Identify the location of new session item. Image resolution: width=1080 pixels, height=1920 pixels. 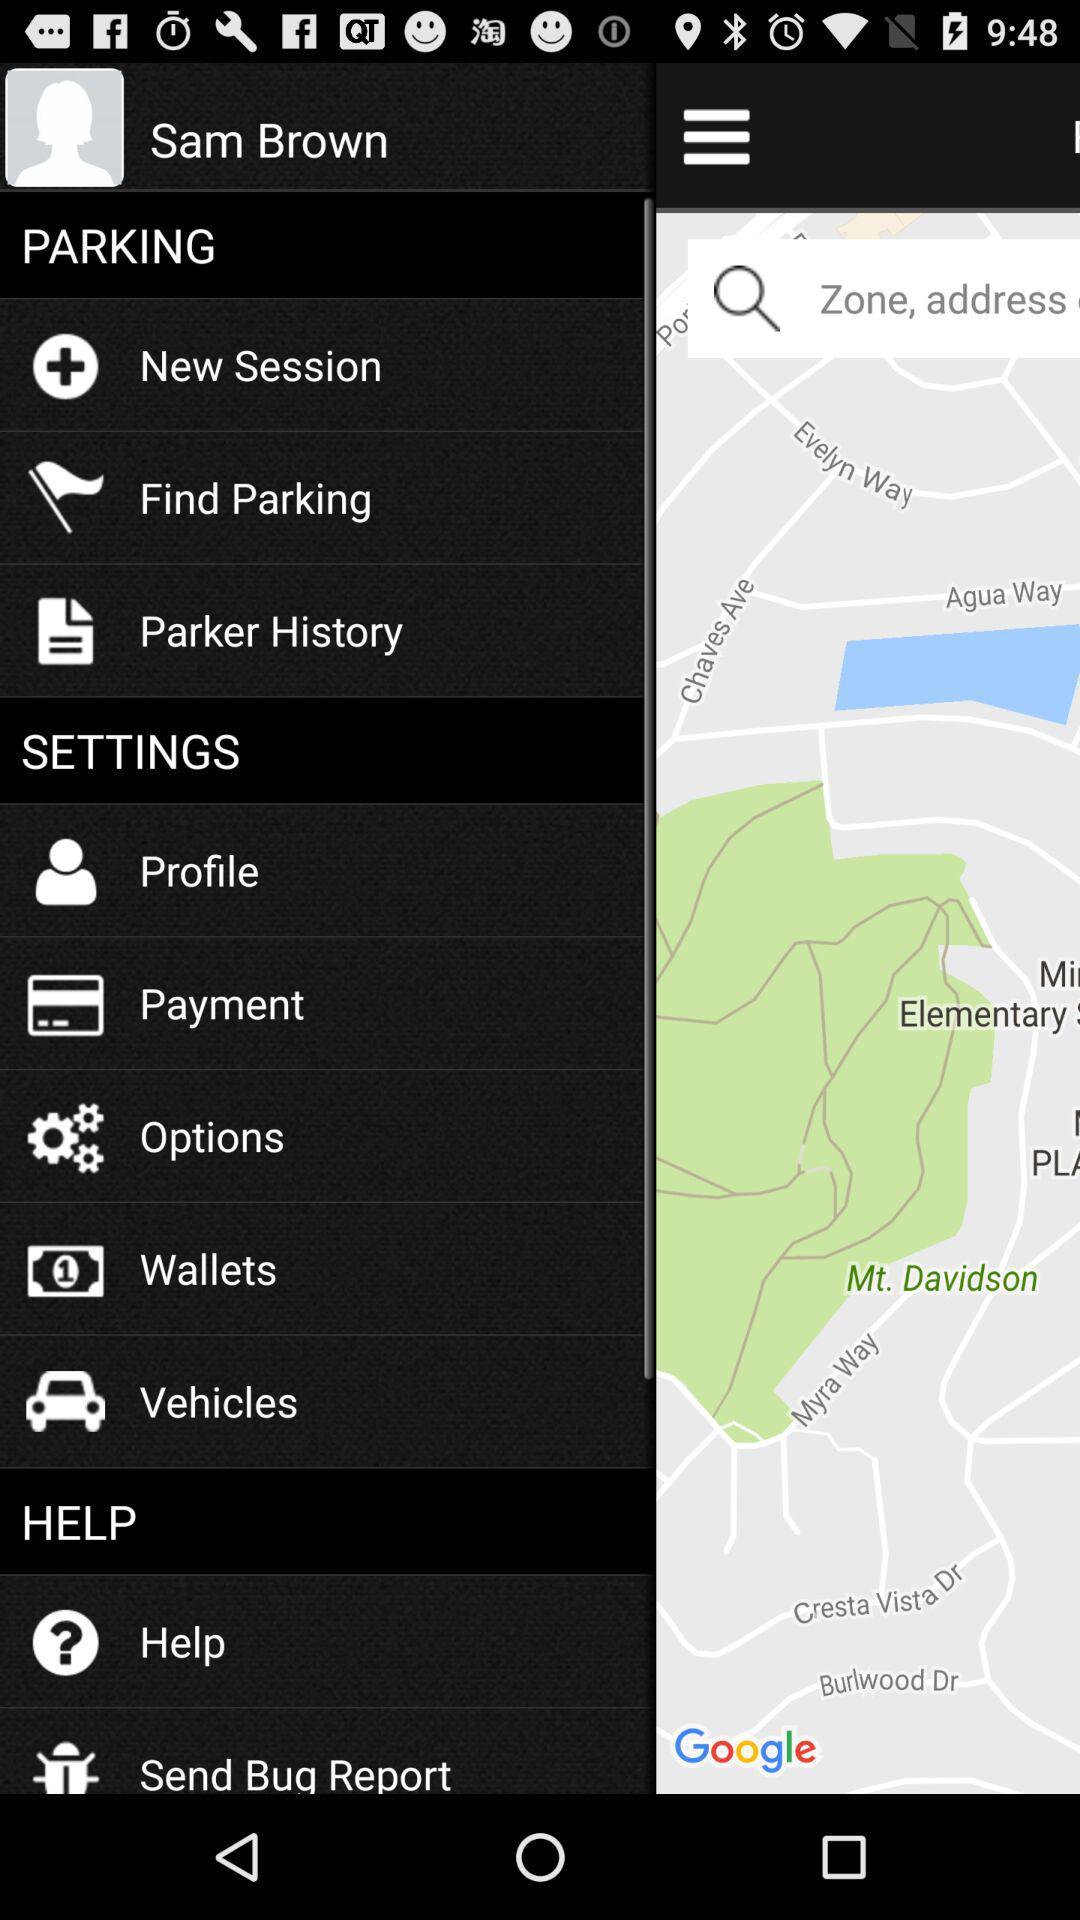
(260, 364).